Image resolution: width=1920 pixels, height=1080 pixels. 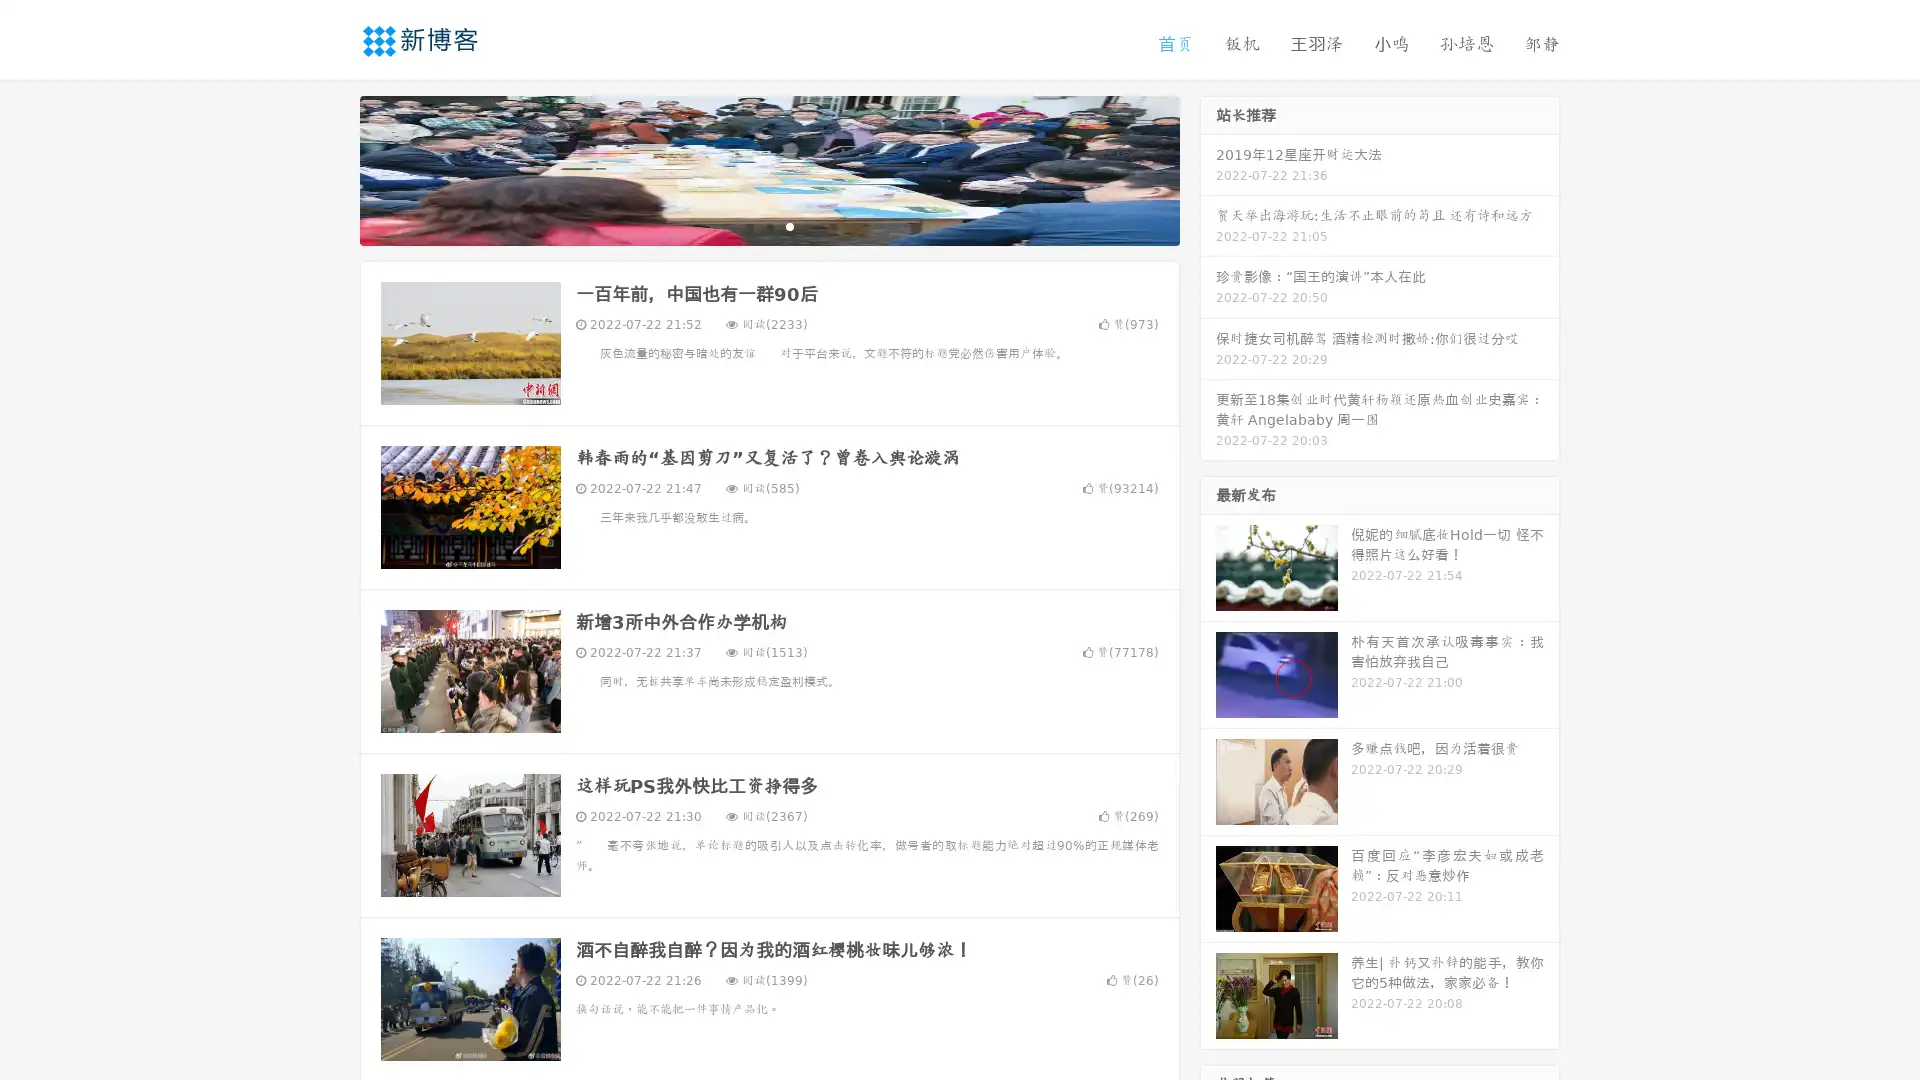 I want to click on Go to slide 3, so click(x=789, y=225).